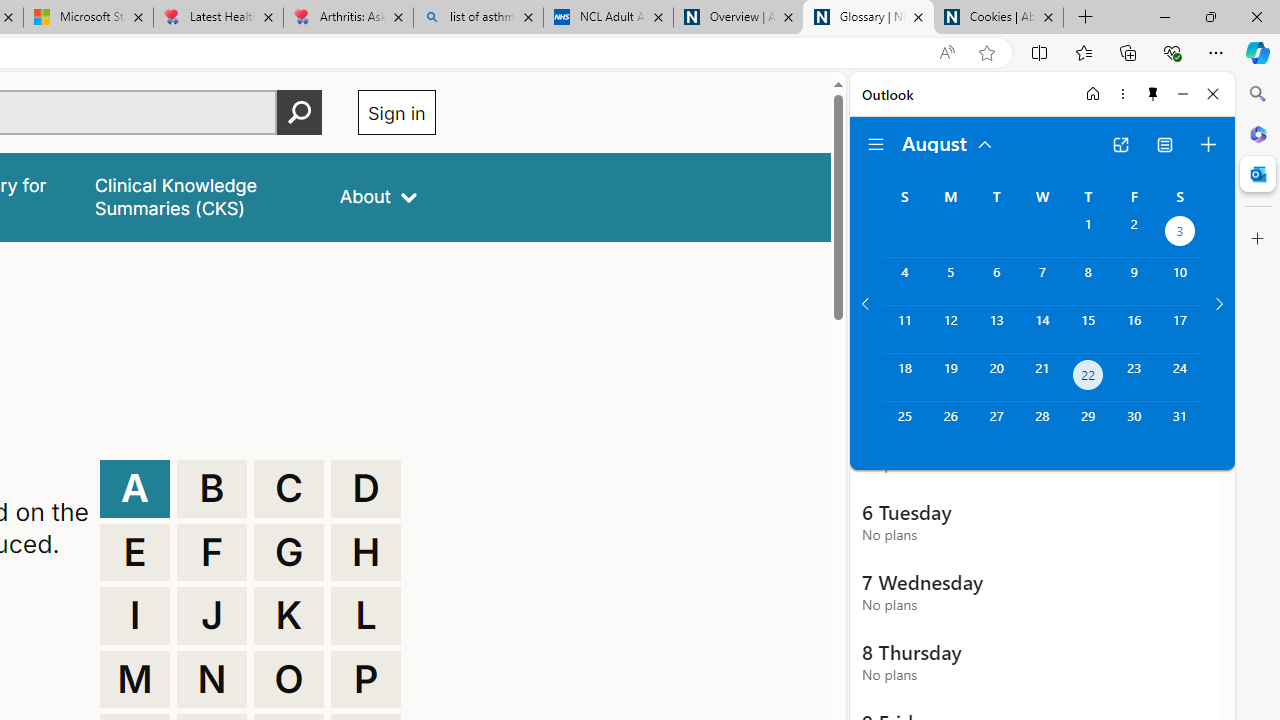 The image size is (1280, 720). I want to click on 'Thursday, August 1, 2024. ', so click(1087, 232).